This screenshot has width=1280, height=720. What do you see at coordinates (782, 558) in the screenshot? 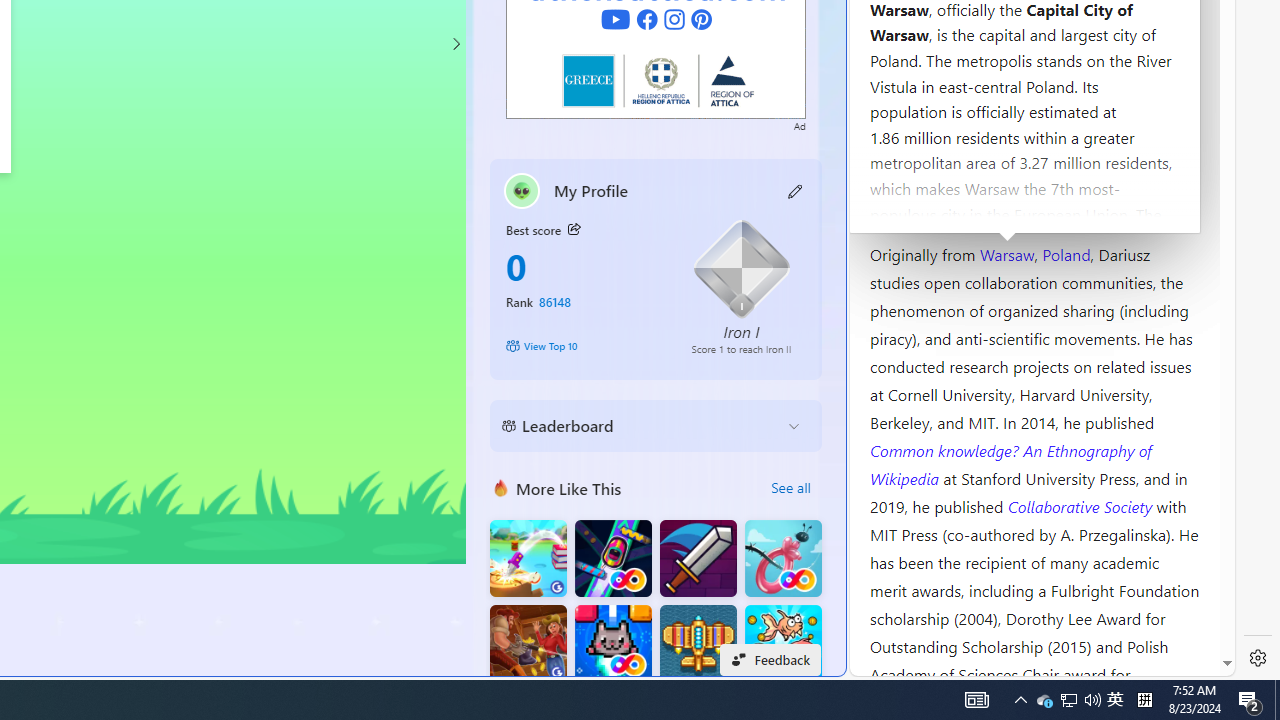
I see `'Balloon FRVR'` at bounding box center [782, 558].